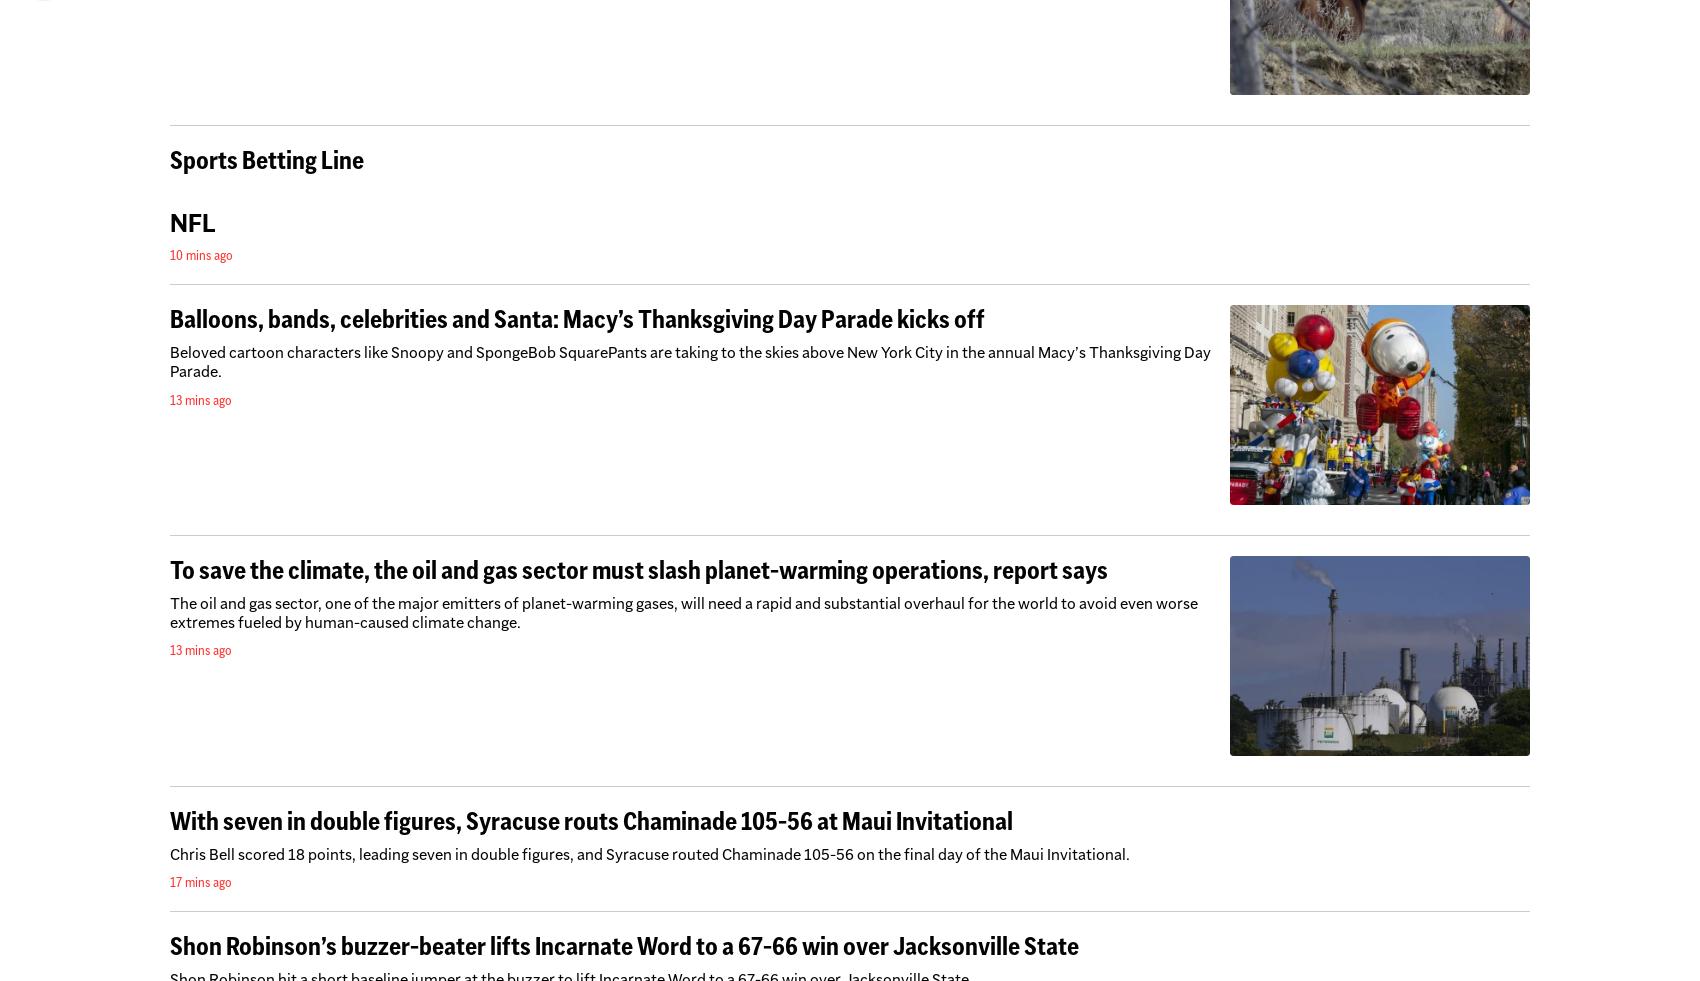 The image size is (1700, 981). I want to click on 'Chris Bell scored 18 points, leading seven in double figures, and Syracuse routed Chaminade 105-56 on the final day of the Maui Invitational.', so click(650, 853).